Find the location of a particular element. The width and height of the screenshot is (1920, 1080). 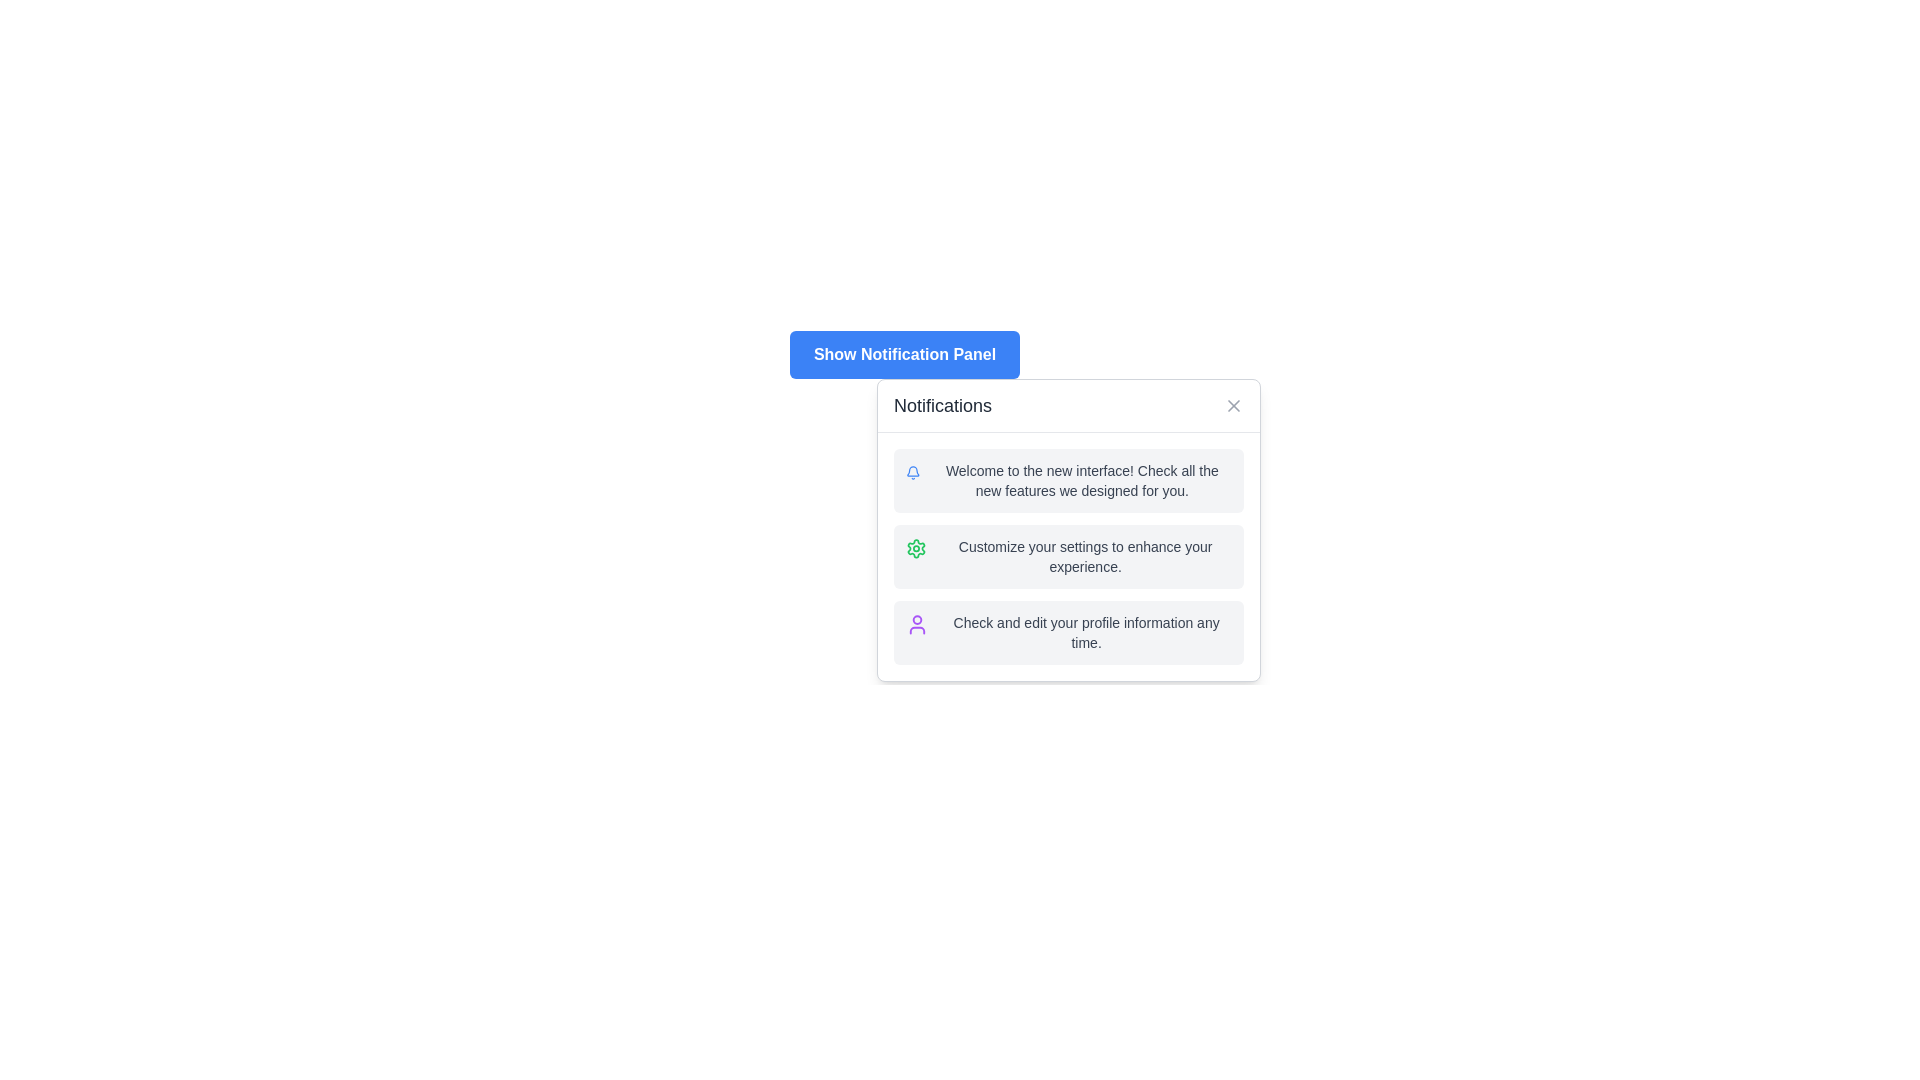

notification text in the first notification entry featuring a light gray background and a blue notification bell icon, which contains the message 'Welcome to the new interface! Check all the new features we designed for you.' is located at coordinates (1068, 481).